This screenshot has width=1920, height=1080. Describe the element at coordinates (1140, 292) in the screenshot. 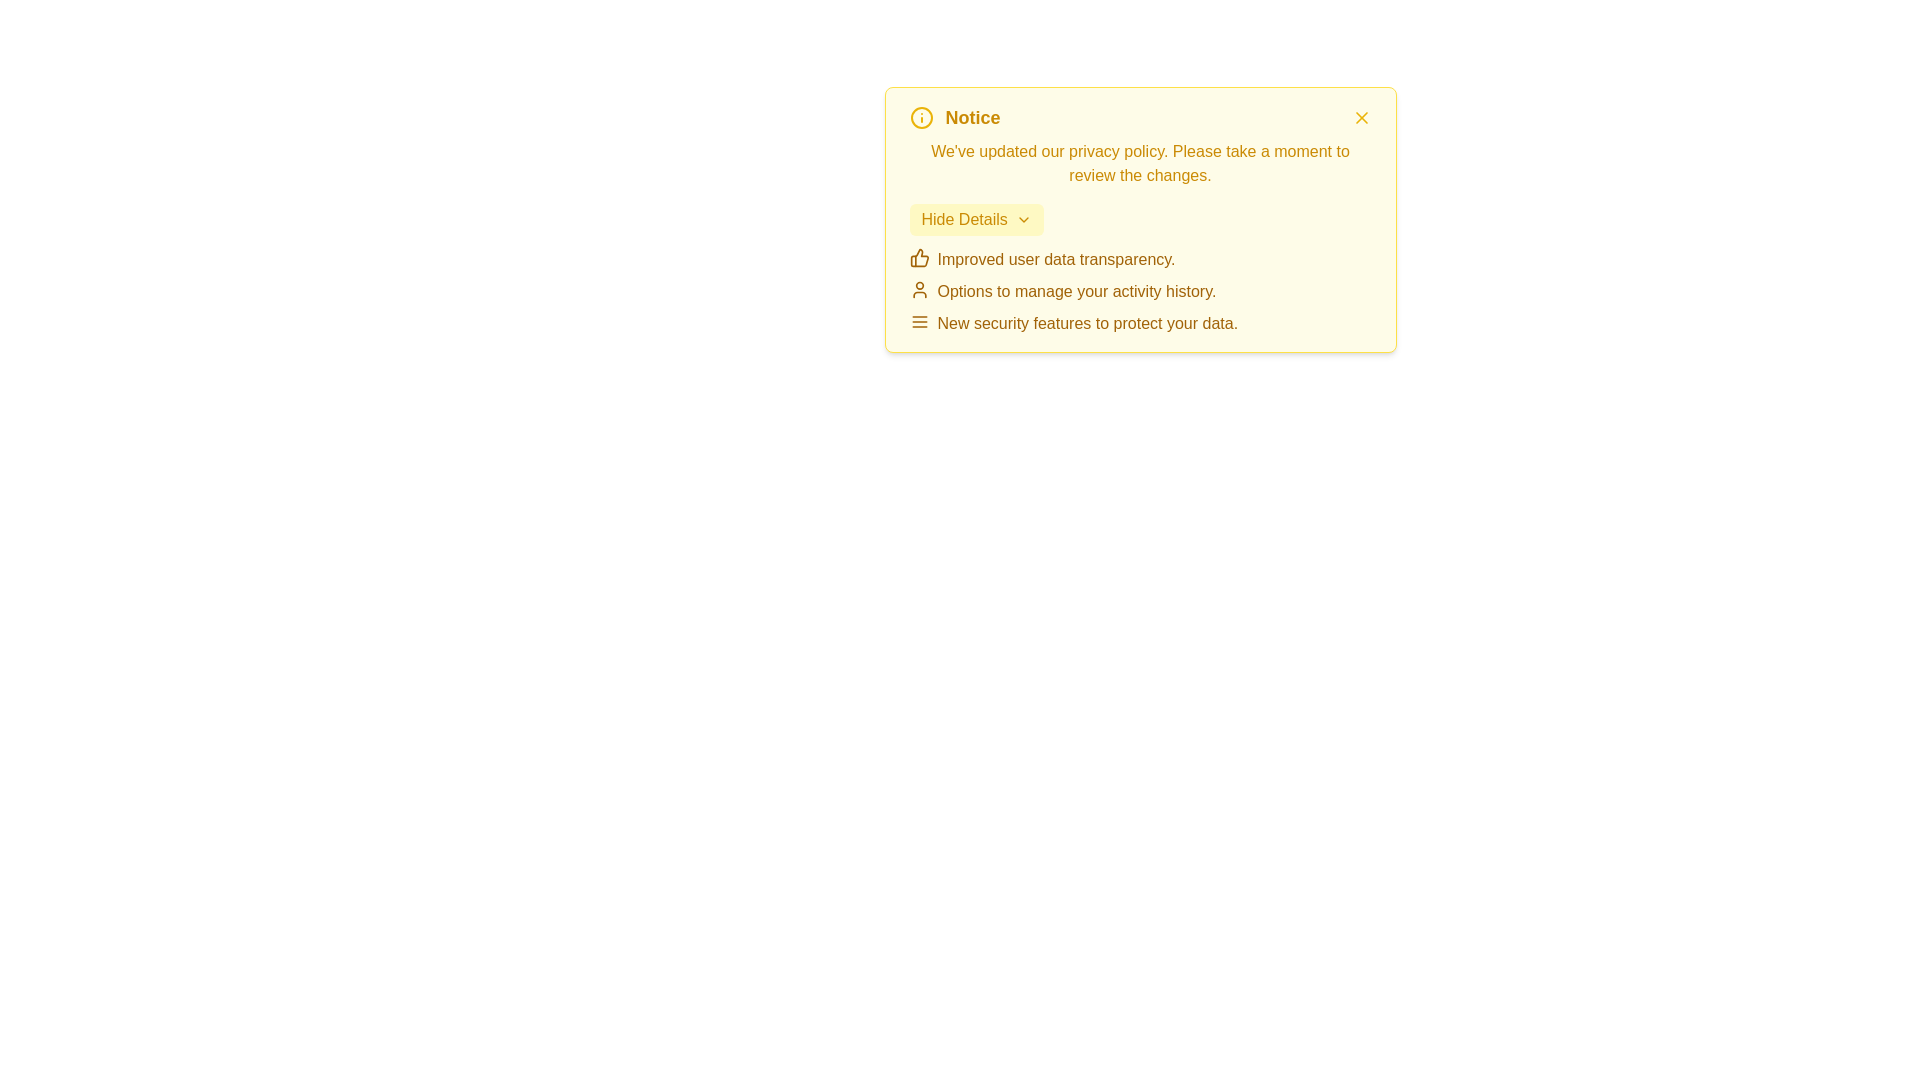

I see `information displayed in the informational list with icons located within the yellow-themed notice box, positioned below the 'Hide Details' button` at that location.